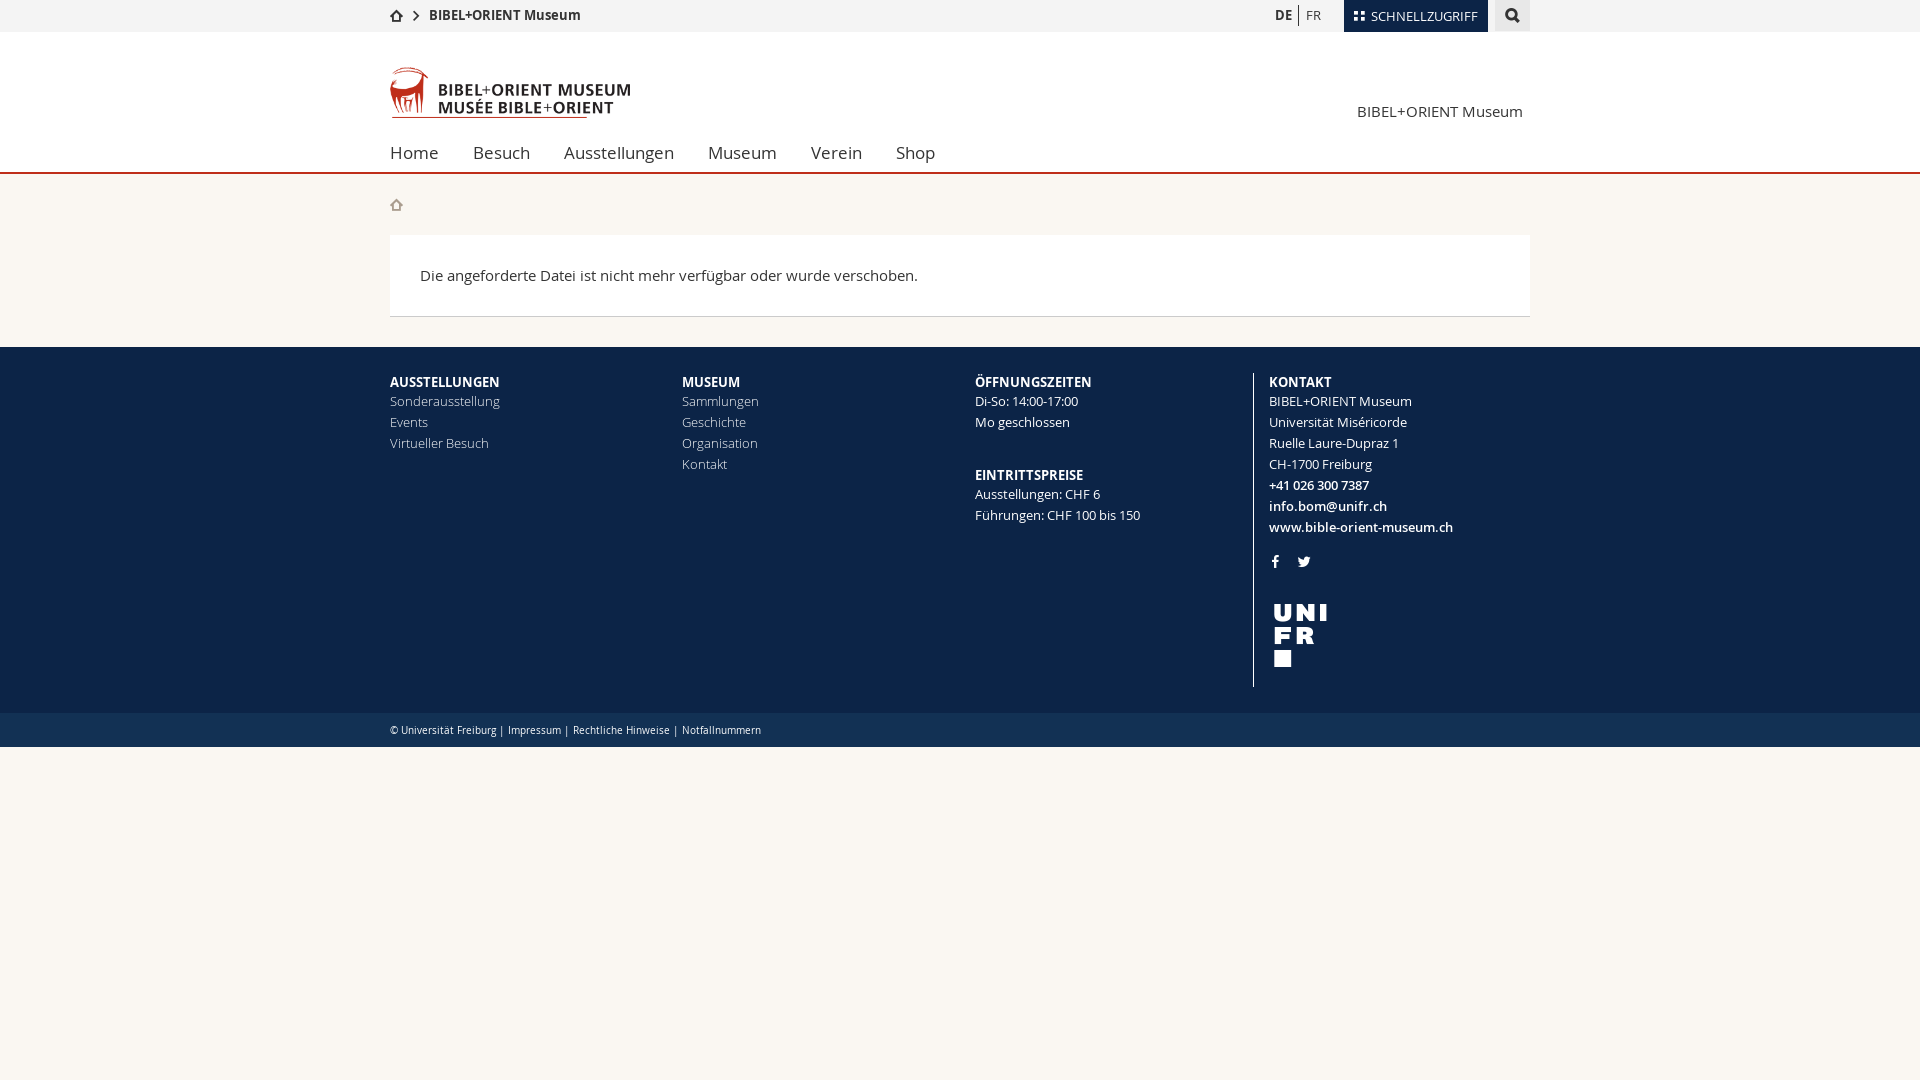 Image resolution: width=1920 pixels, height=1080 pixels. Describe the element at coordinates (1397, 485) in the screenshot. I see `'+41 026 300 7387'` at that location.